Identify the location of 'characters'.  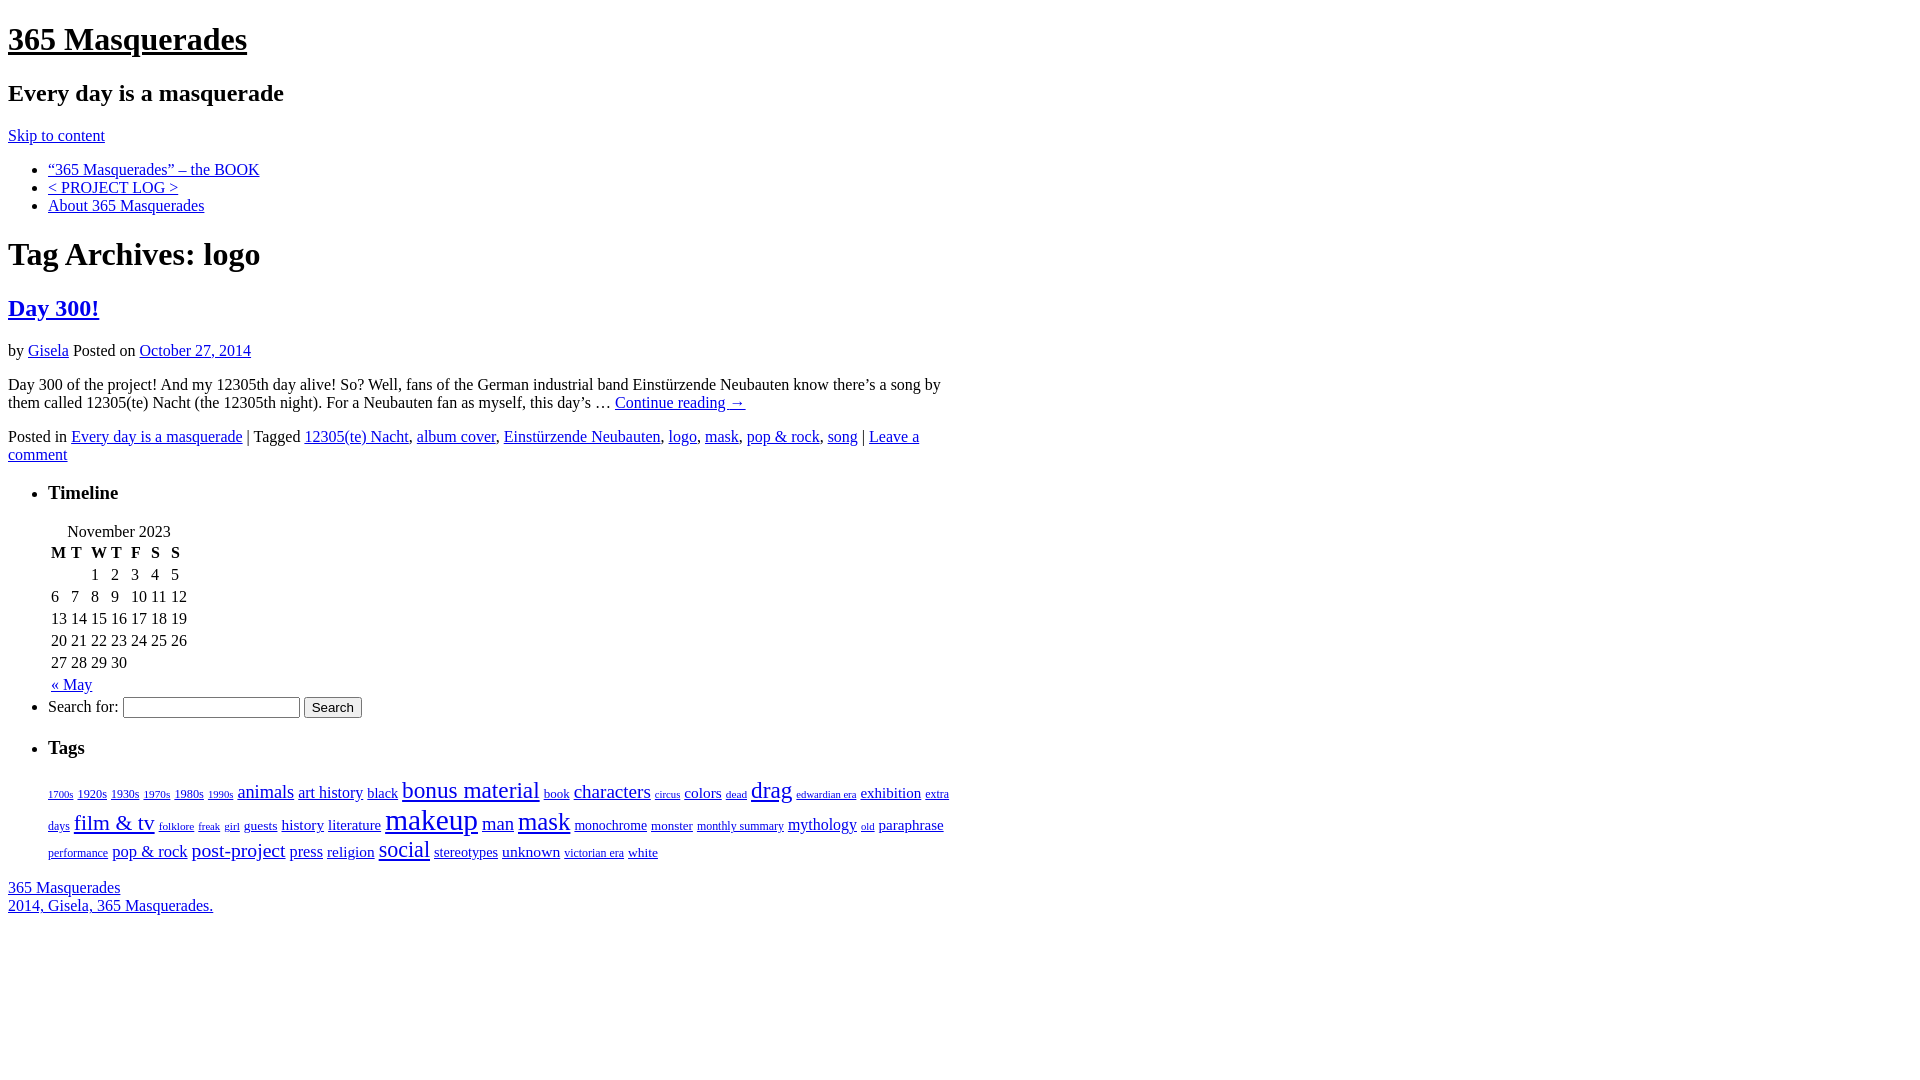
(611, 790).